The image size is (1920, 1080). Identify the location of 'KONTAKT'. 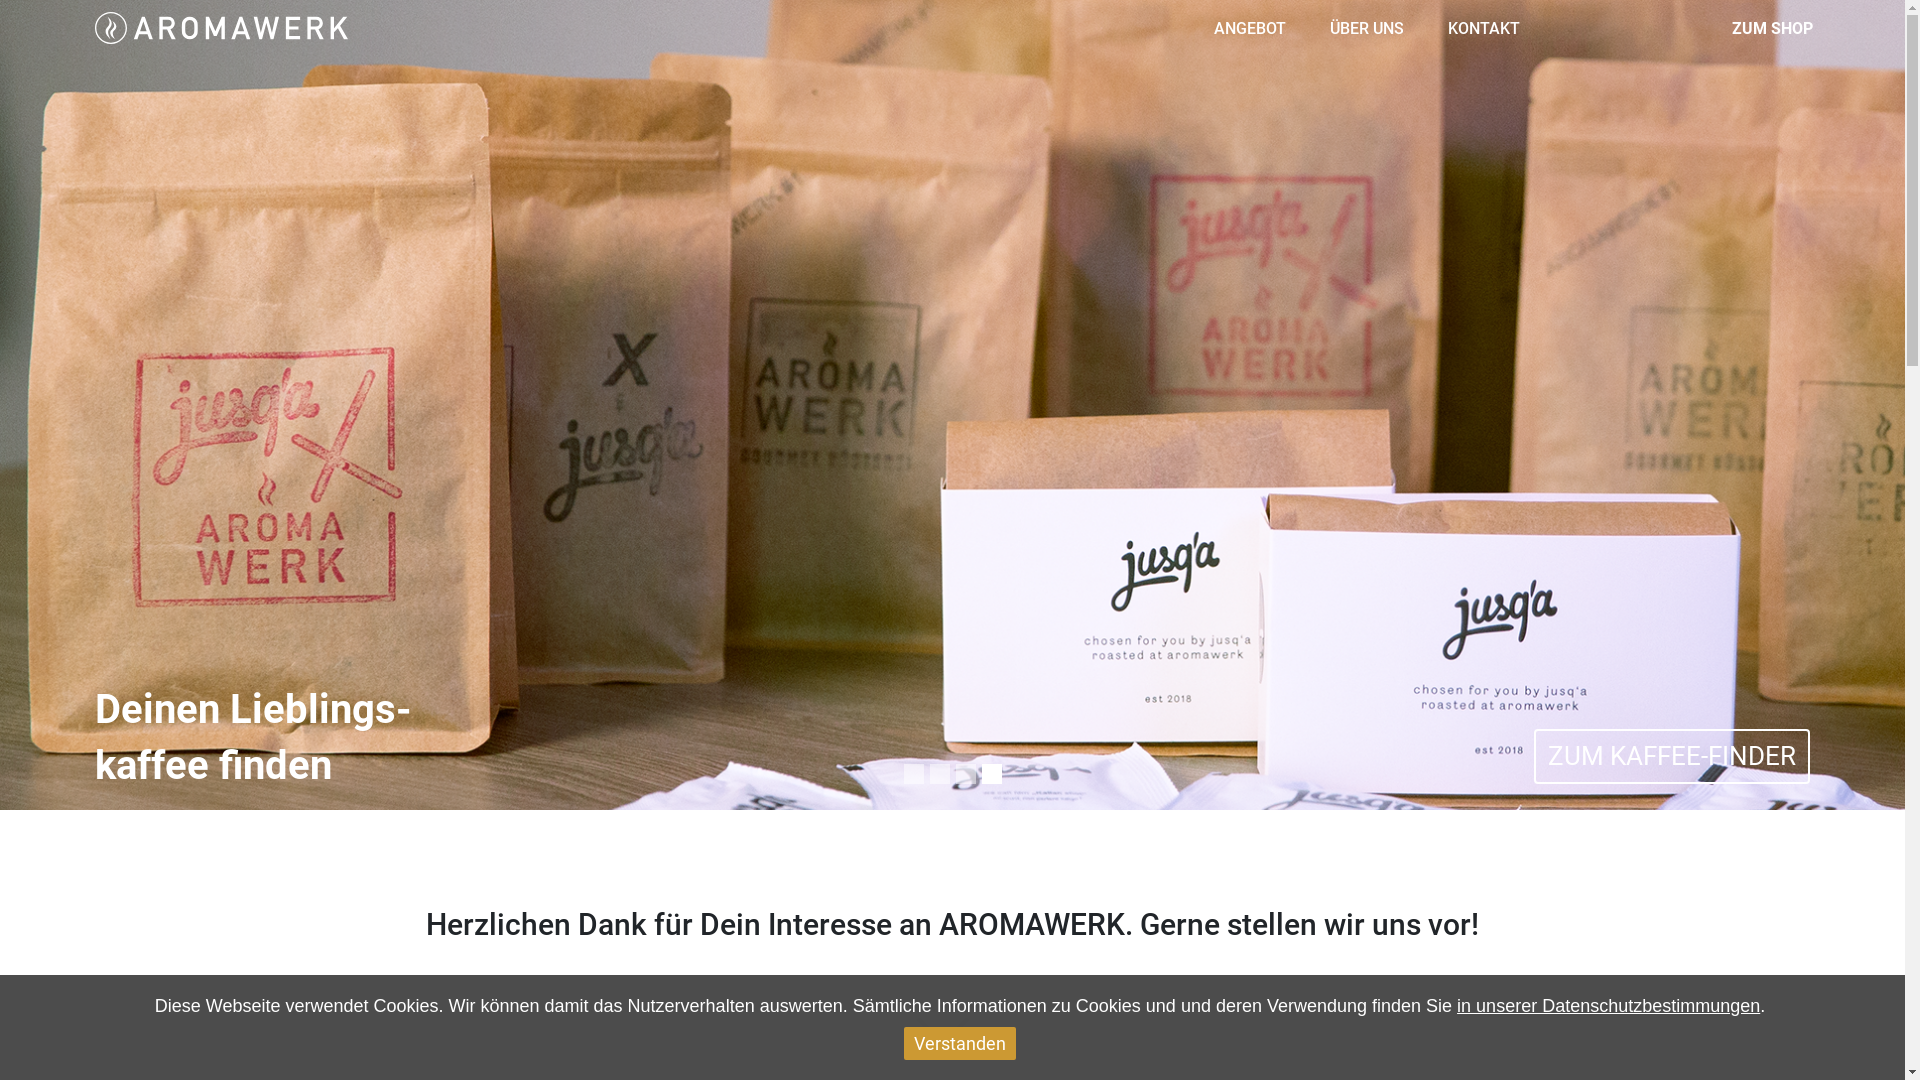
(1473, 28).